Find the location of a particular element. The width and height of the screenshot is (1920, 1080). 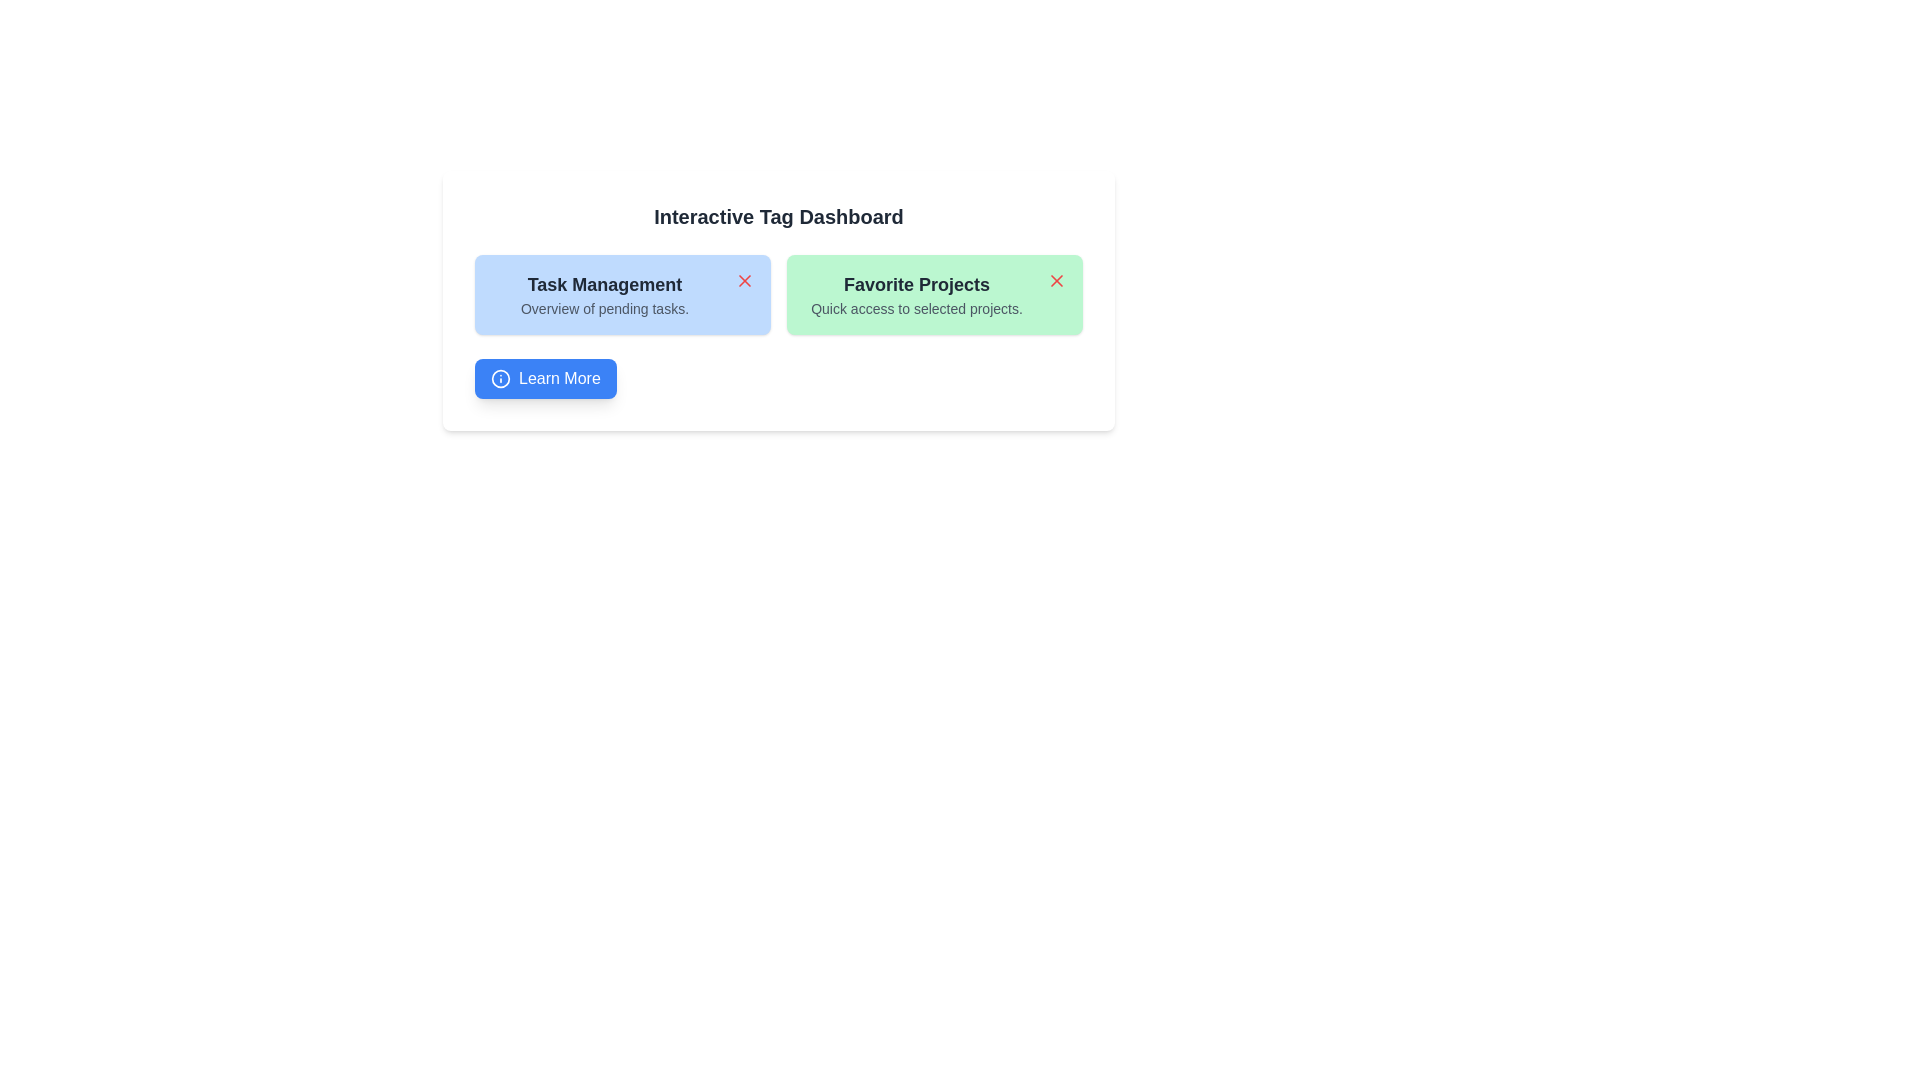

the cross icon button located in the top-right corner of the 'Task Management' card is located at coordinates (743, 281).